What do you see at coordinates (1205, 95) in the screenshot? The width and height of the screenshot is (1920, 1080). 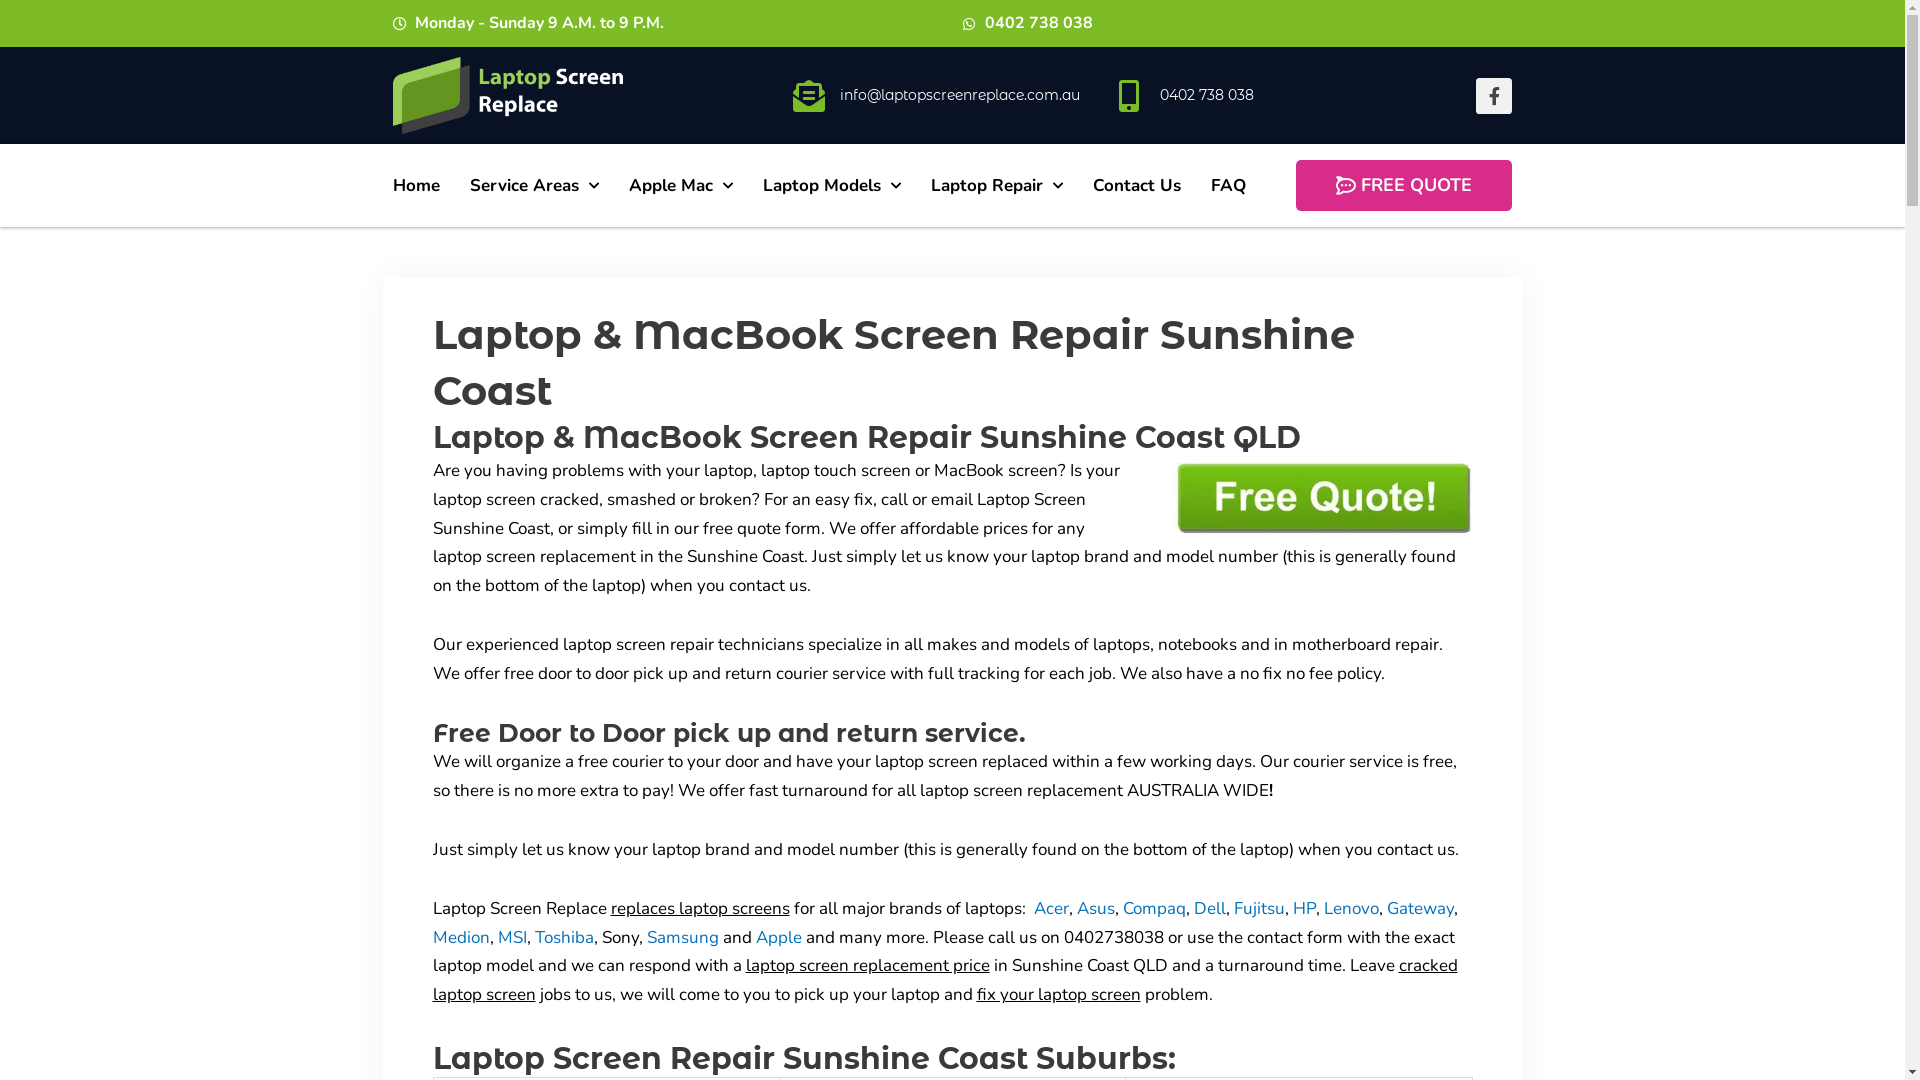 I see `'0402 738 038'` at bounding box center [1205, 95].